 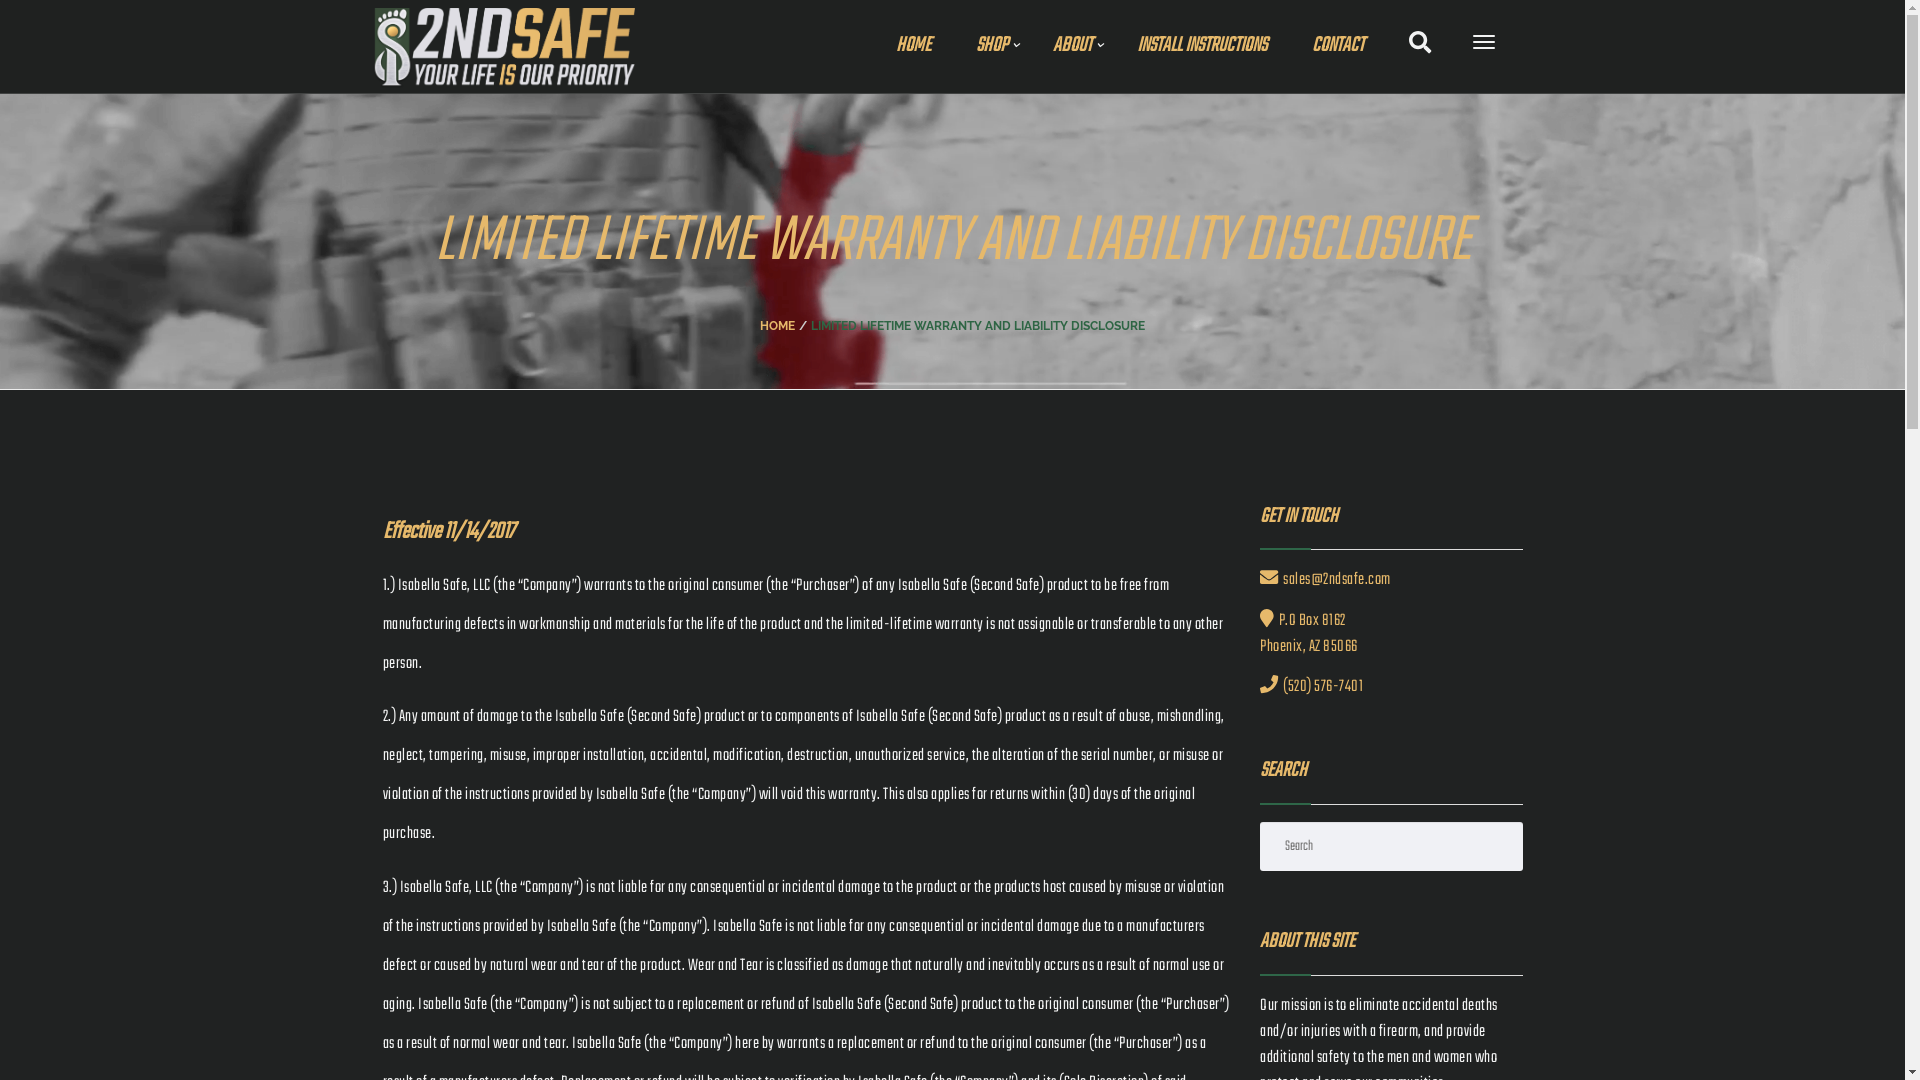 I want to click on 'CONTACT', so click(x=1301, y=45).